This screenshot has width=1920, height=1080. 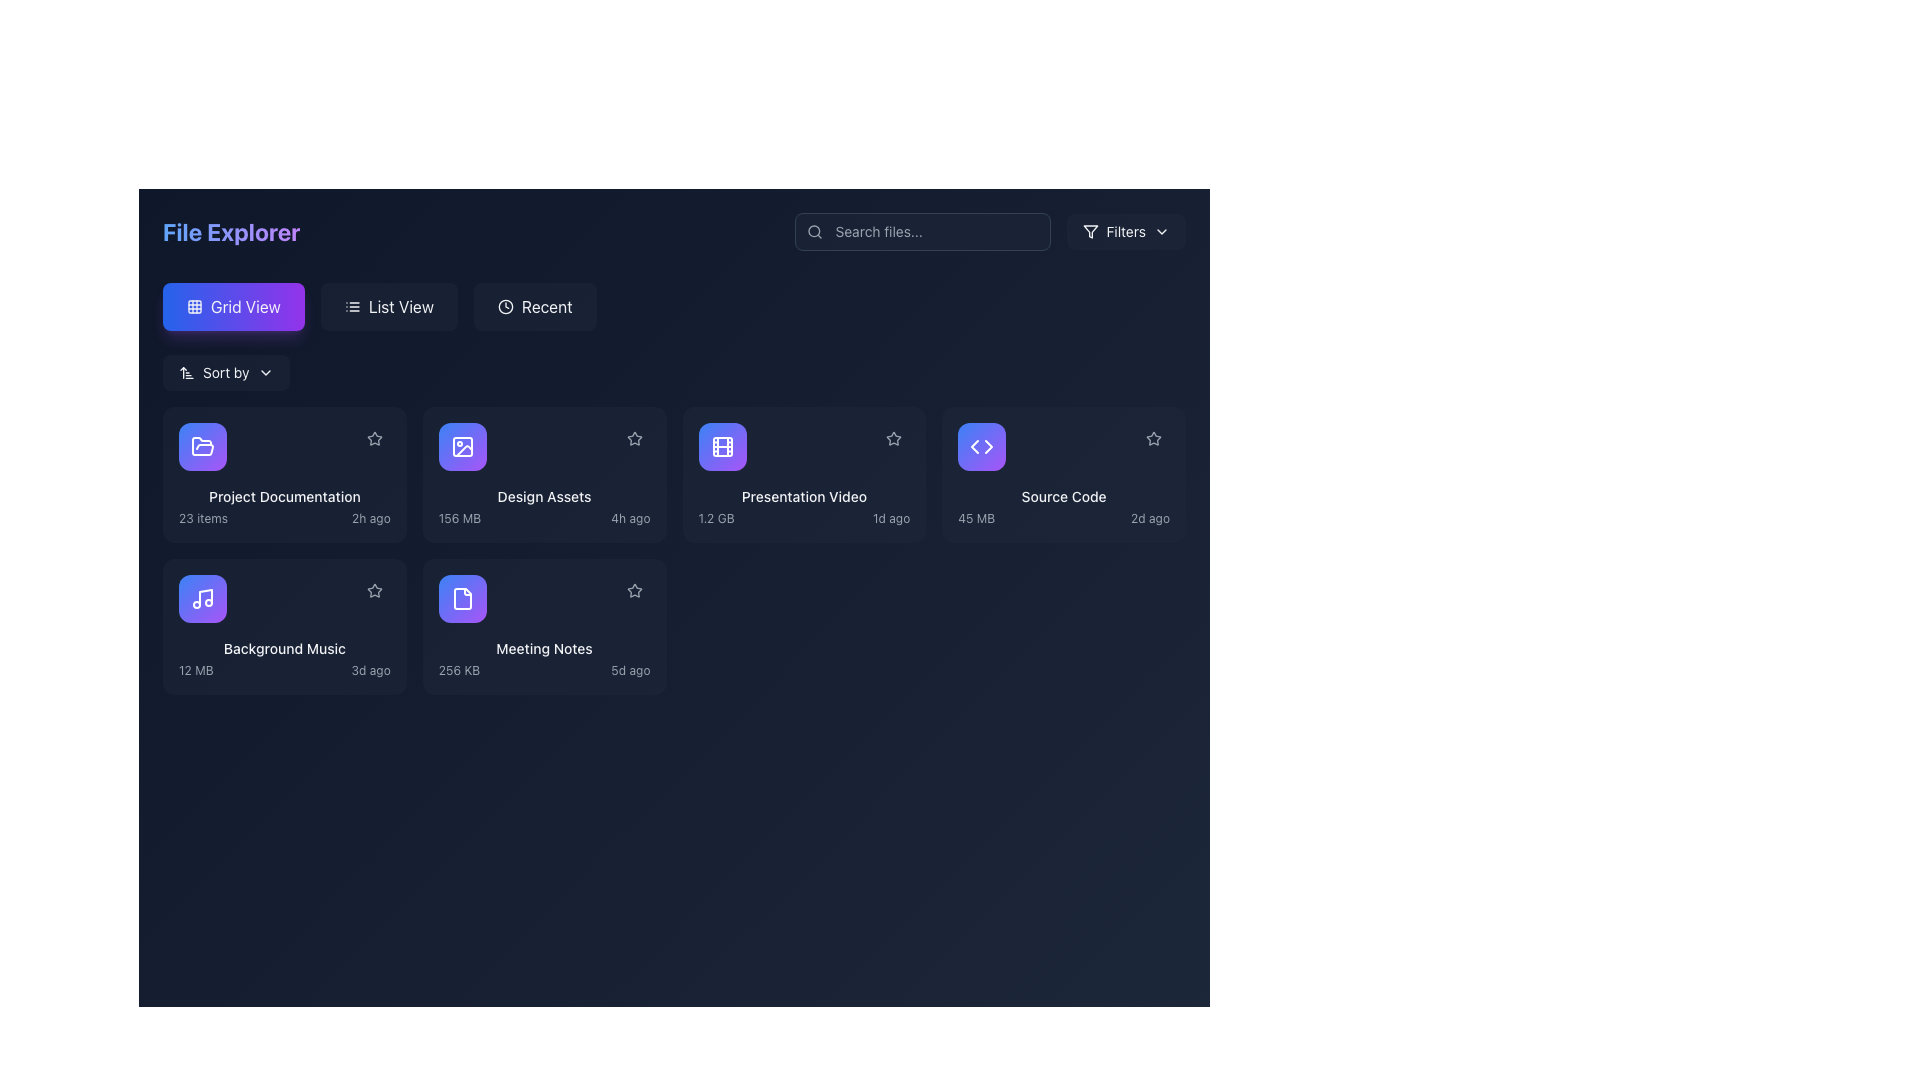 What do you see at coordinates (1126, 230) in the screenshot?
I see `the filter options button located in the upper right corner of the user interface` at bounding box center [1126, 230].